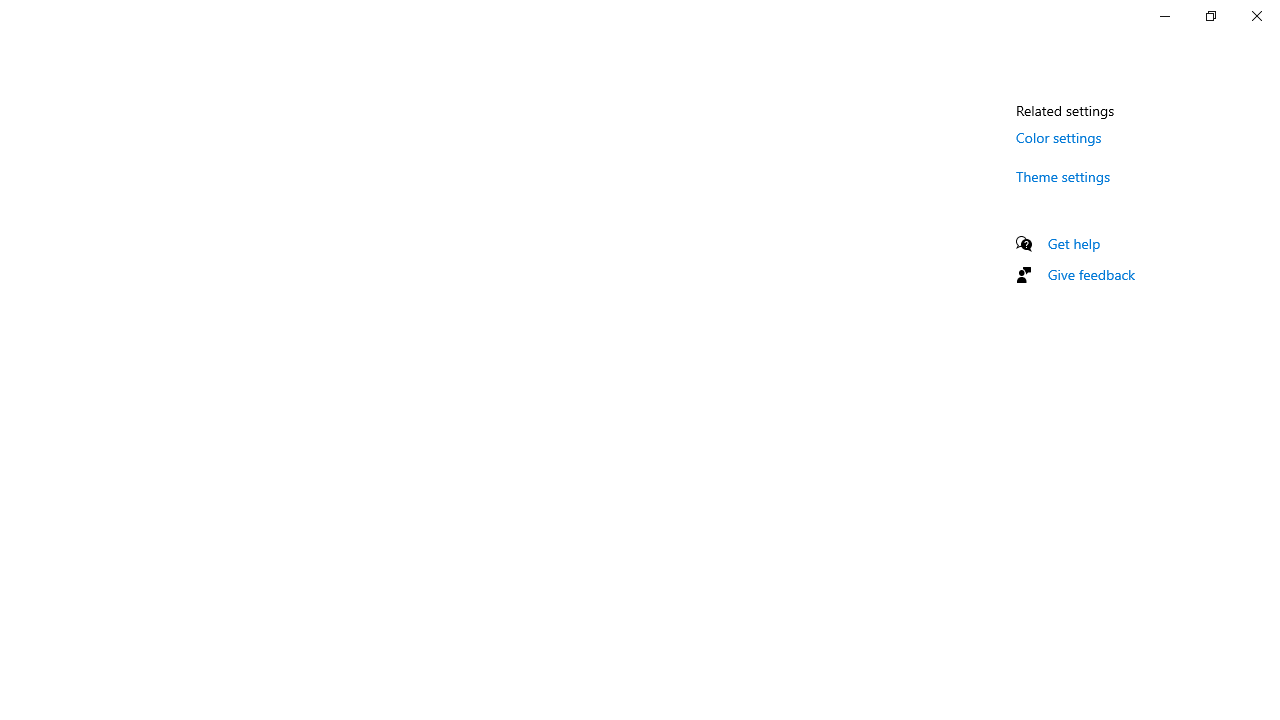  What do you see at coordinates (1164, 15) in the screenshot?
I see `'Minimize Settings'` at bounding box center [1164, 15].